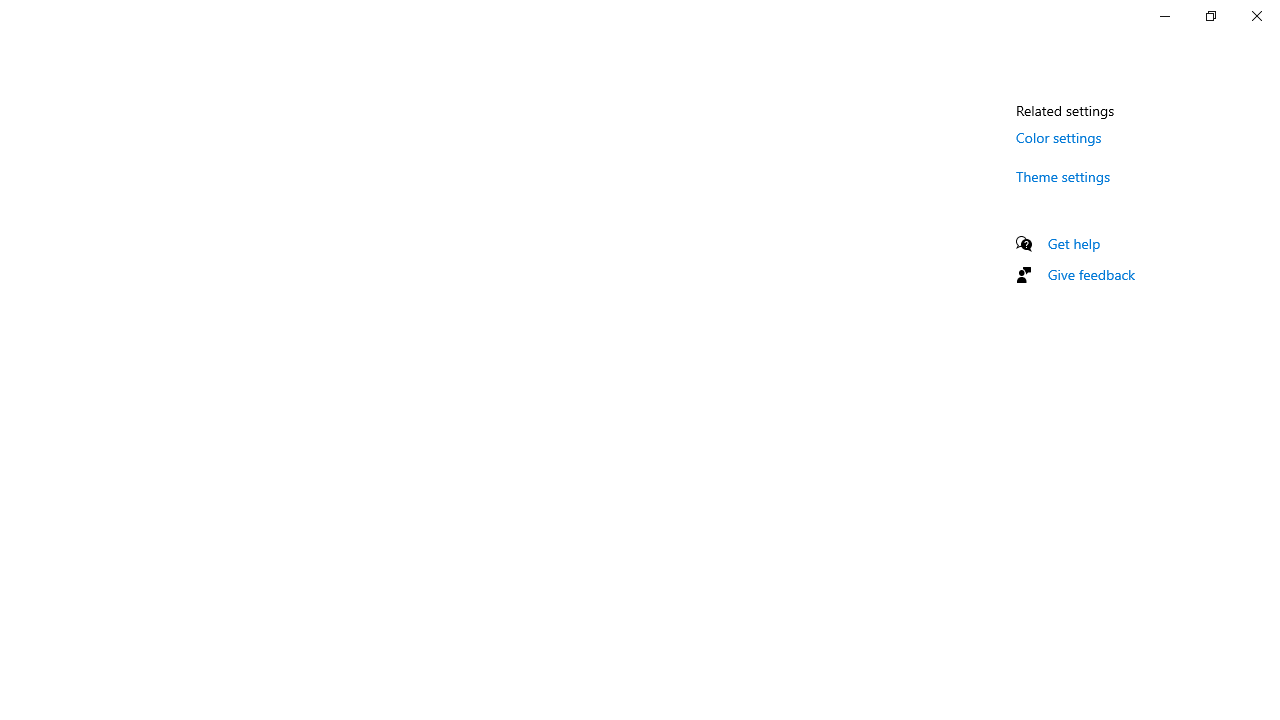  What do you see at coordinates (1164, 15) in the screenshot?
I see `'Minimize Settings'` at bounding box center [1164, 15].